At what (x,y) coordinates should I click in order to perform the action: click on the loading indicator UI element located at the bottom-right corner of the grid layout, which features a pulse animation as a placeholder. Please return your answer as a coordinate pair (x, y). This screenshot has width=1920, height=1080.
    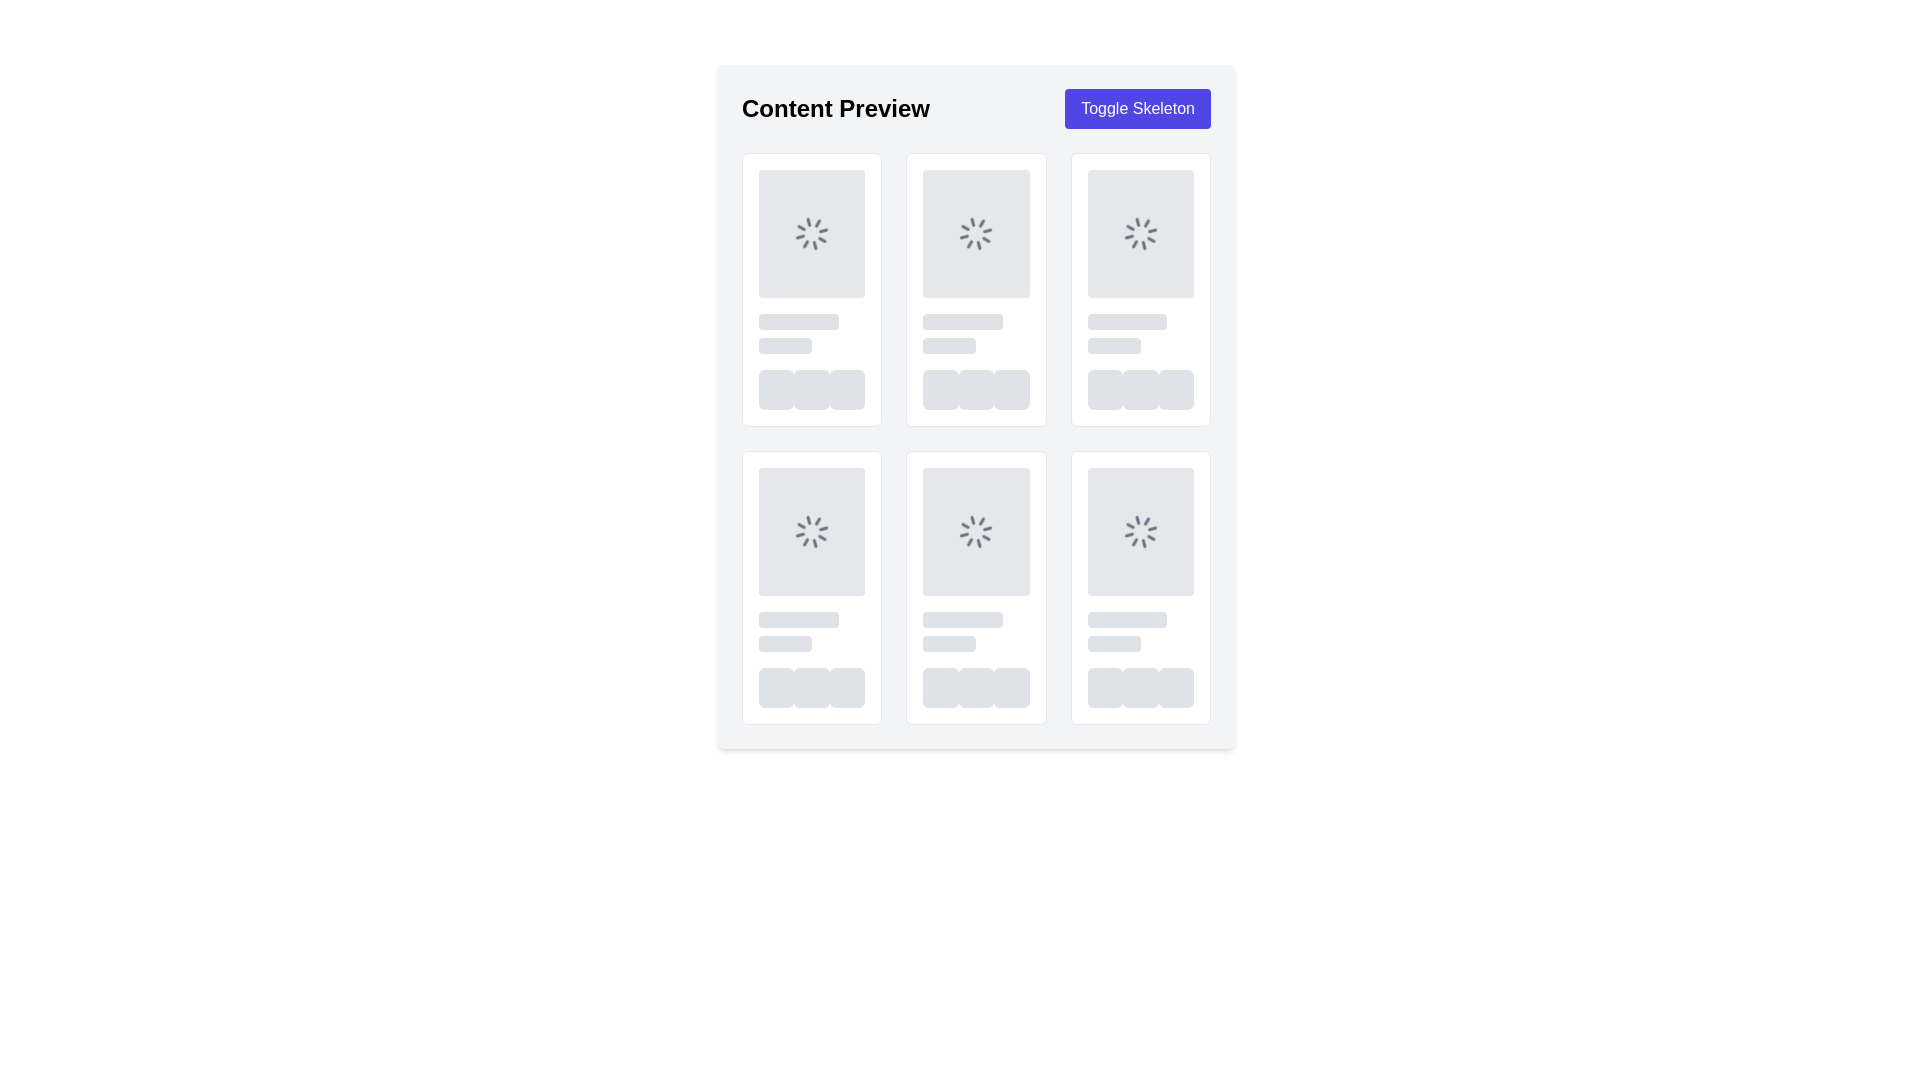
    Looking at the image, I should click on (1140, 686).